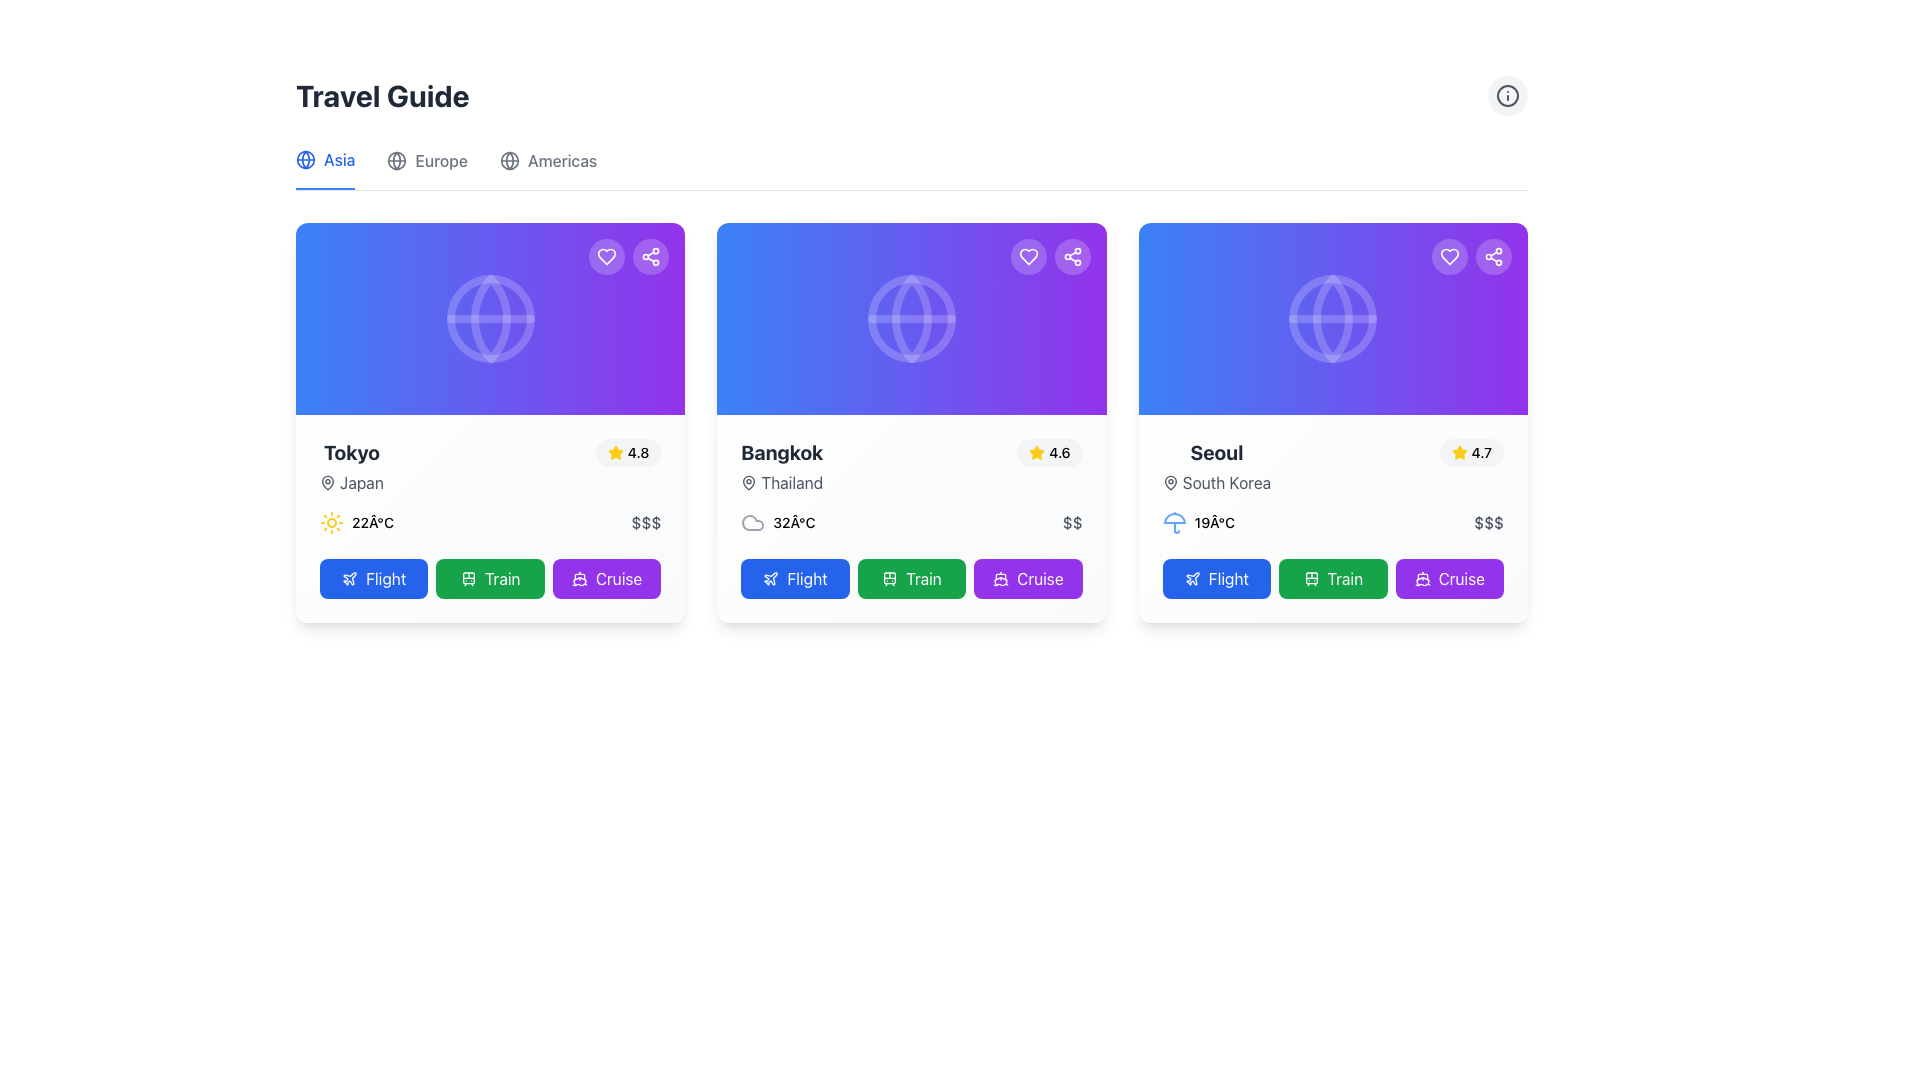 The width and height of the screenshot is (1920, 1080). What do you see at coordinates (351, 452) in the screenshot?
I see `text content displayed in the top-left corner of the first card, which identifies the city name above the label 'Japan'` at bounding box center [351, 452].